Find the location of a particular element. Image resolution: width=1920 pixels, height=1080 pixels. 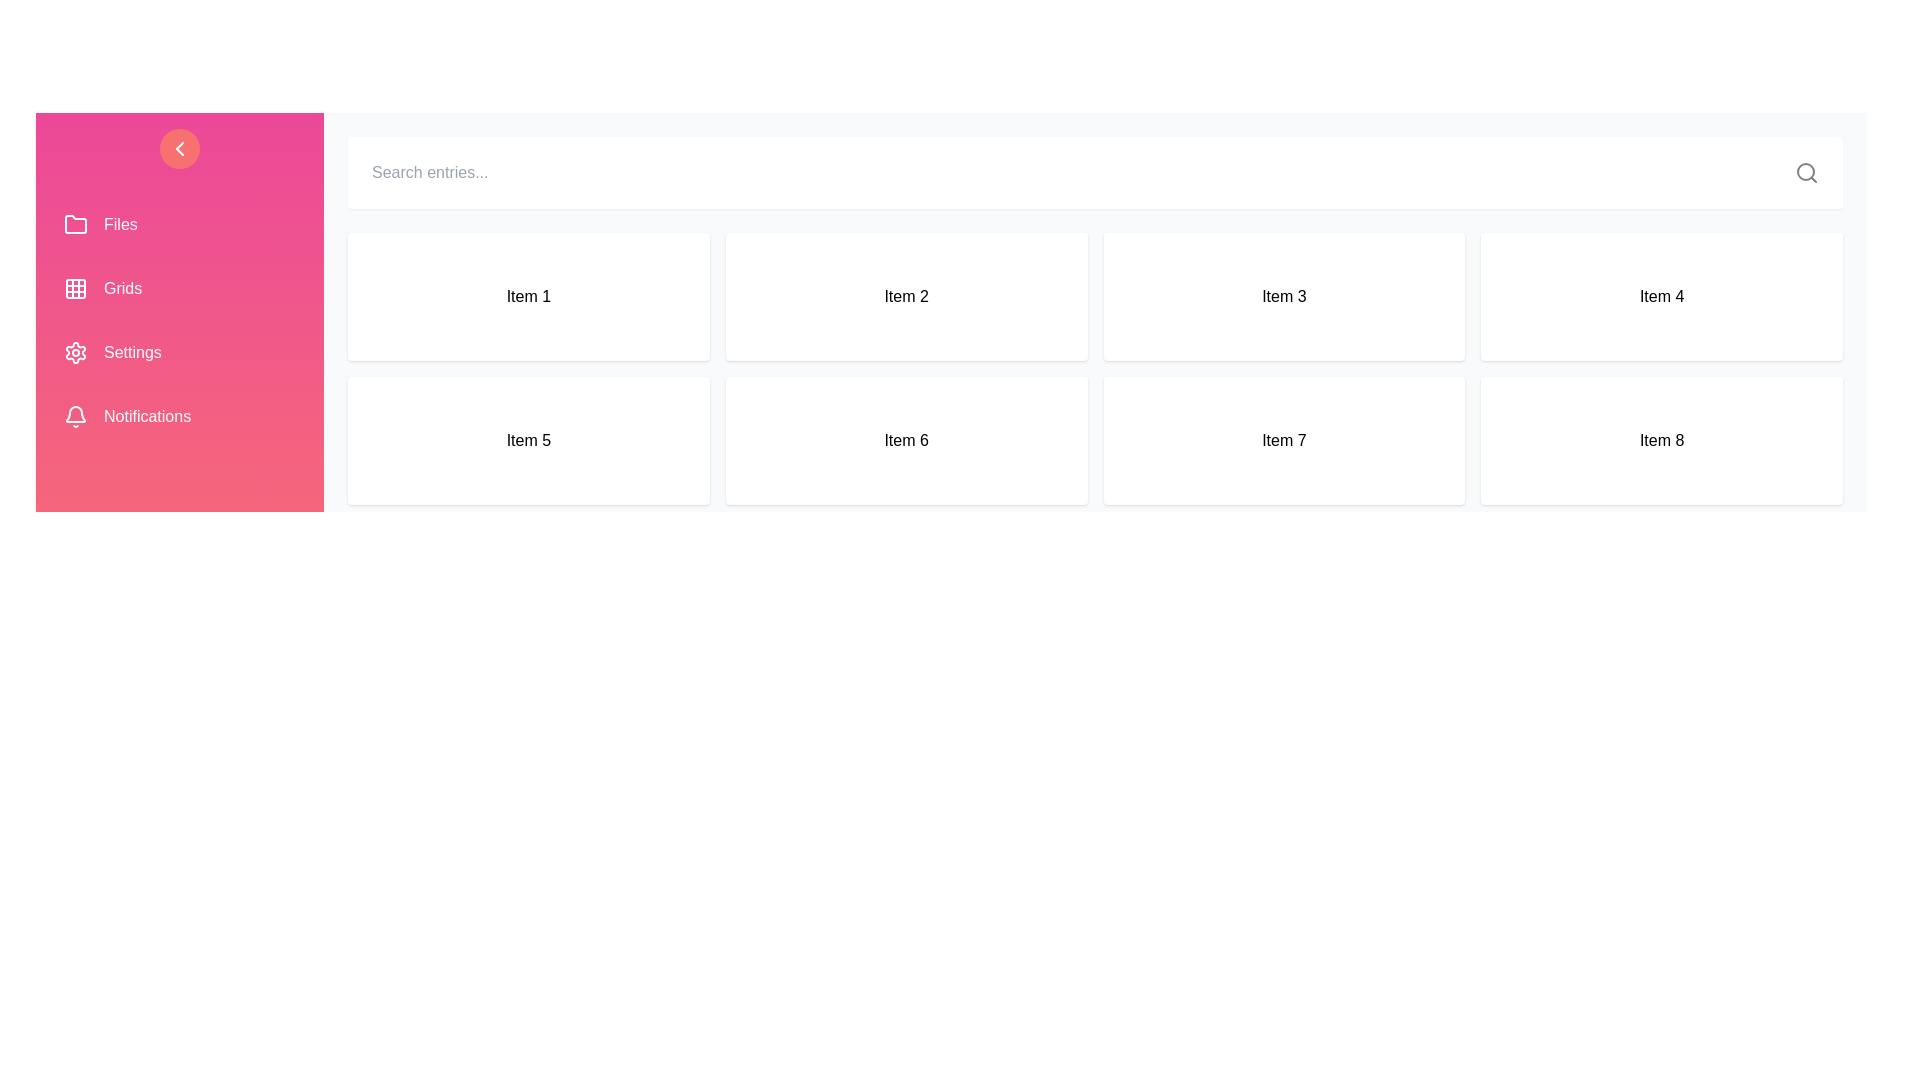

the menu item Notifications in the side drawer is located at coordinates (180, 415).